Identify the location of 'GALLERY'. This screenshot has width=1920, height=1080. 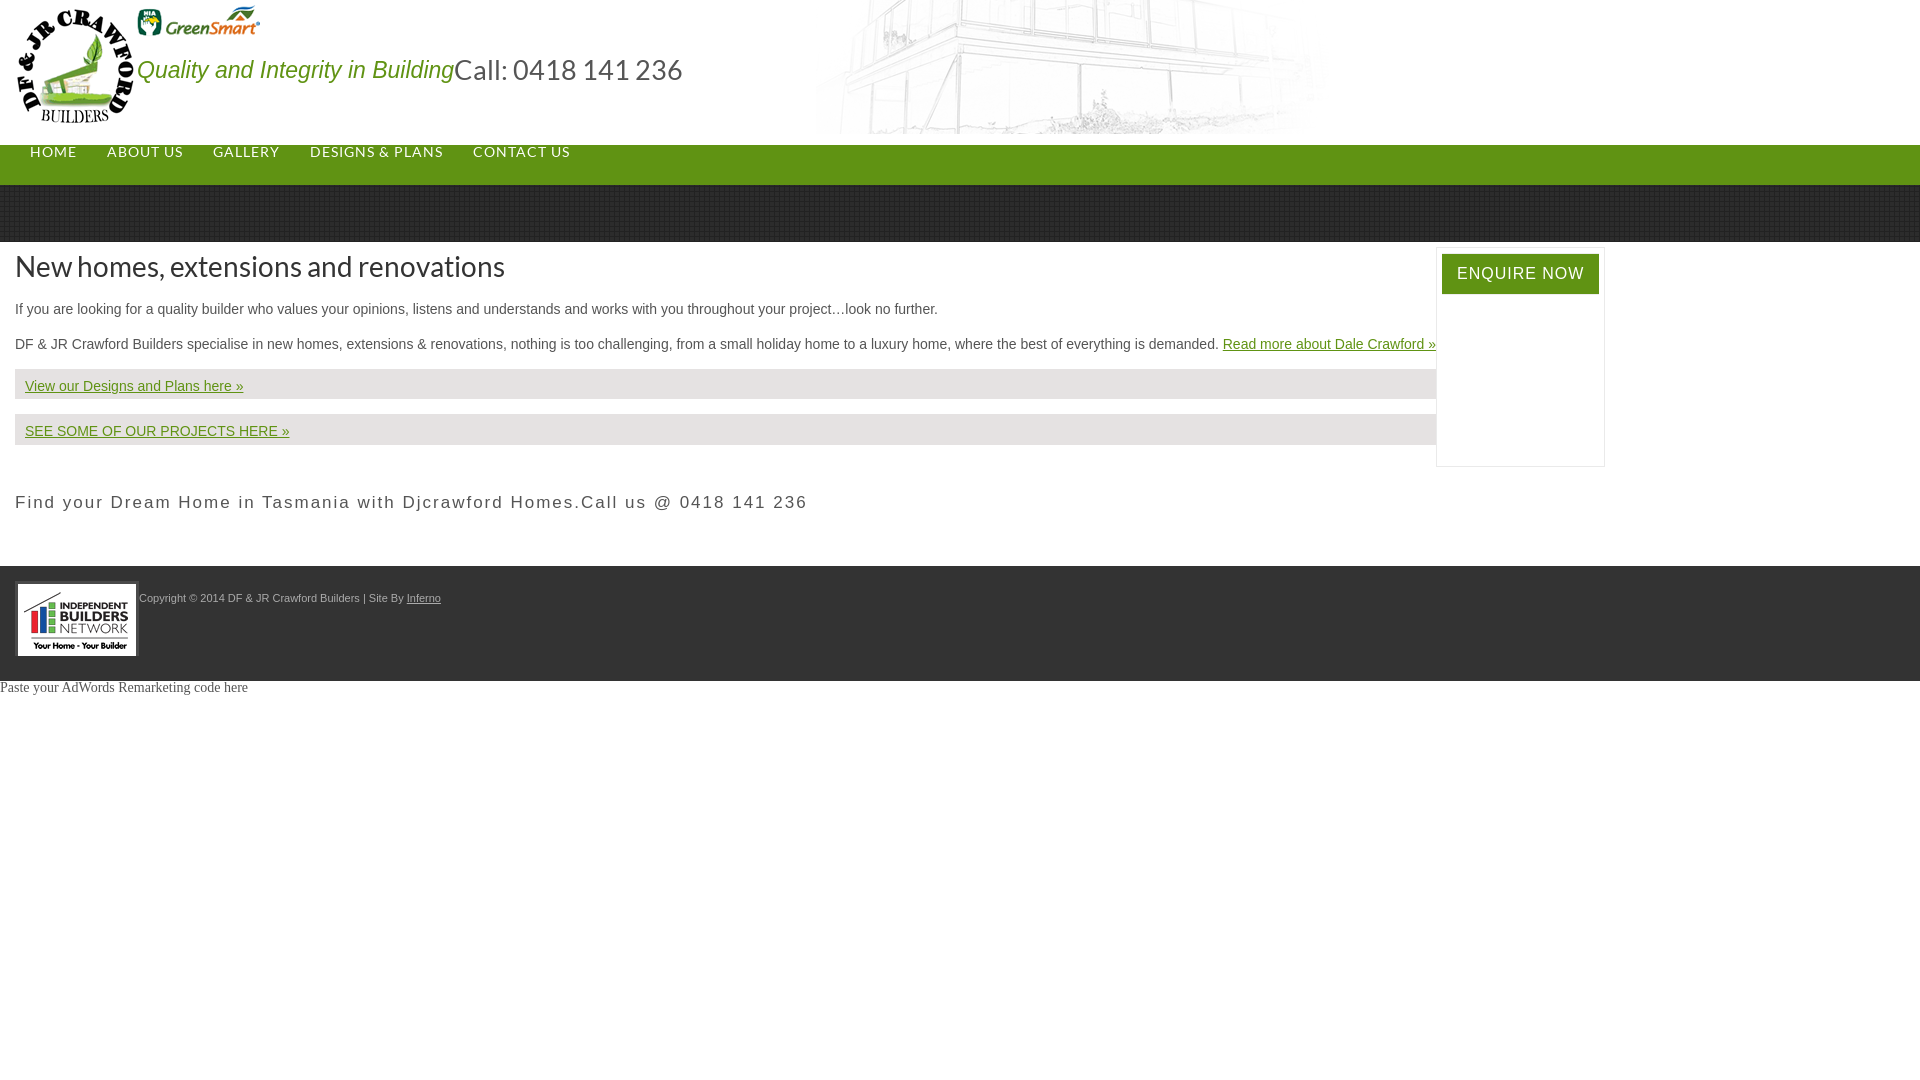
(245, 150).